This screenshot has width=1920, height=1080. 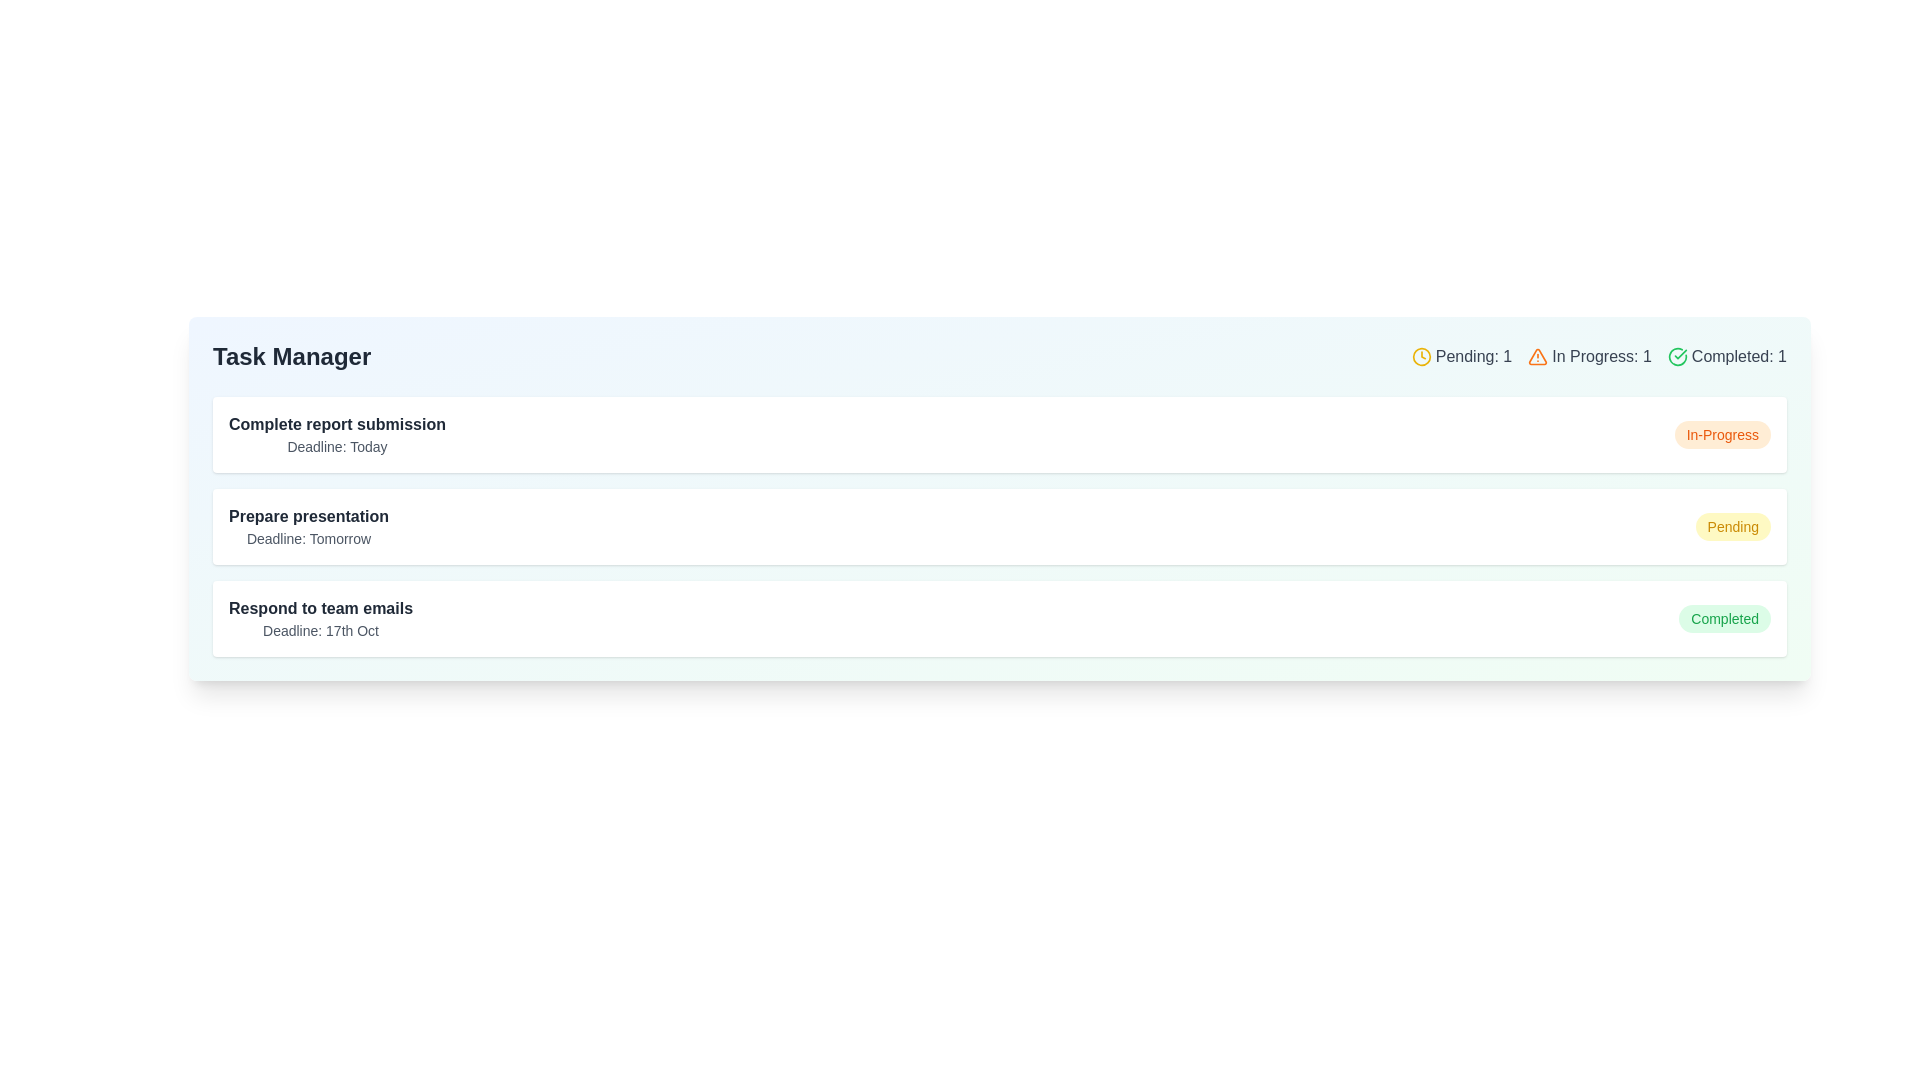 I want to click on the circular shape within the yellow clock-like icon located to the left of the text 'Pending: 1' in the header area of the interface, so click(x=1420, y=356).